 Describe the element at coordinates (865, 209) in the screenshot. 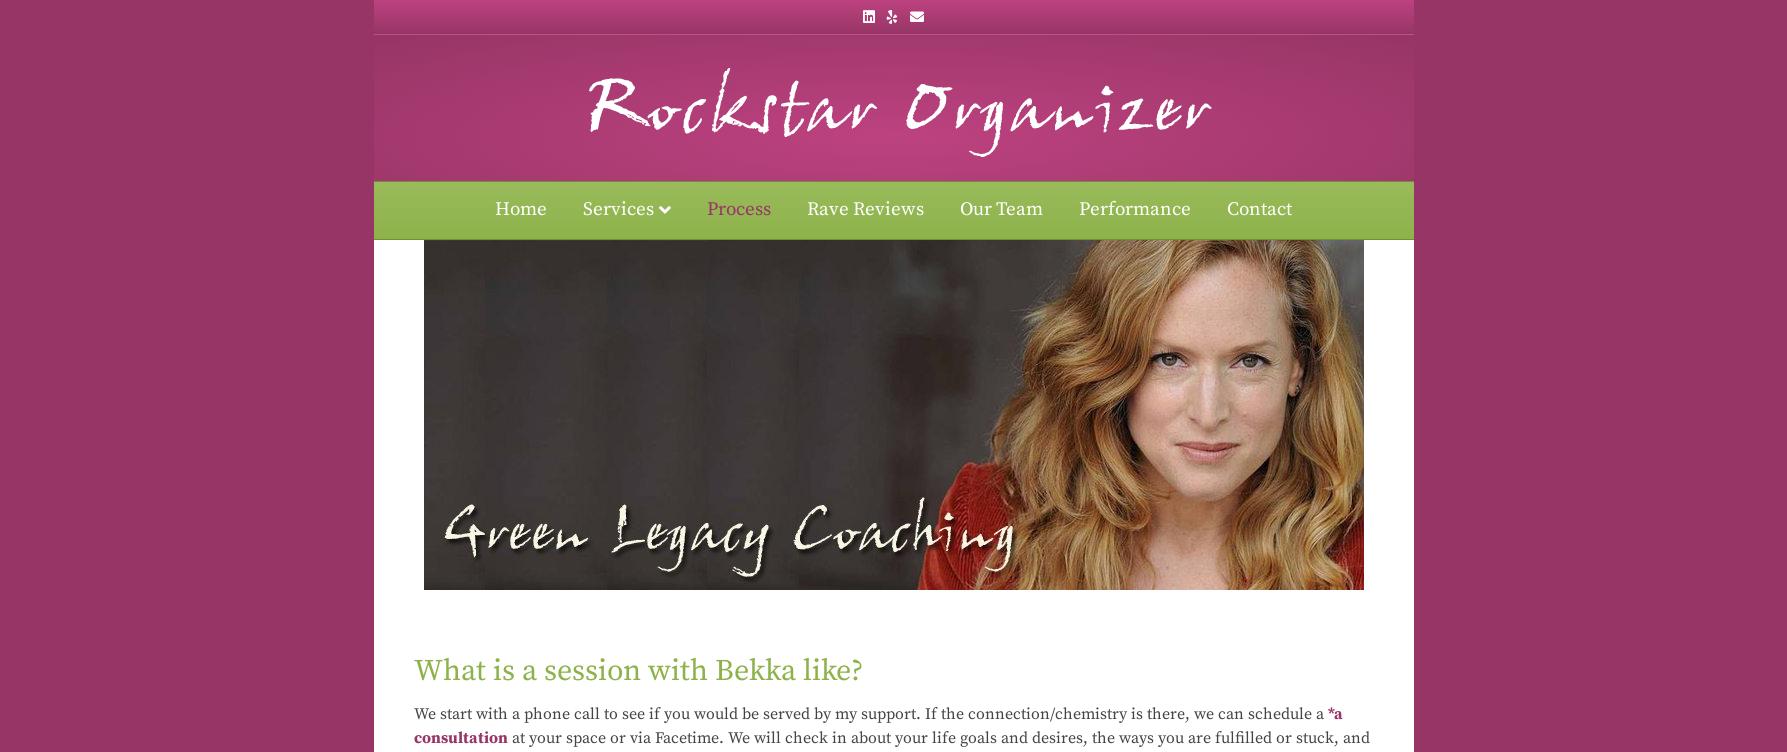

I see `'Rave Reviews'` at that location.